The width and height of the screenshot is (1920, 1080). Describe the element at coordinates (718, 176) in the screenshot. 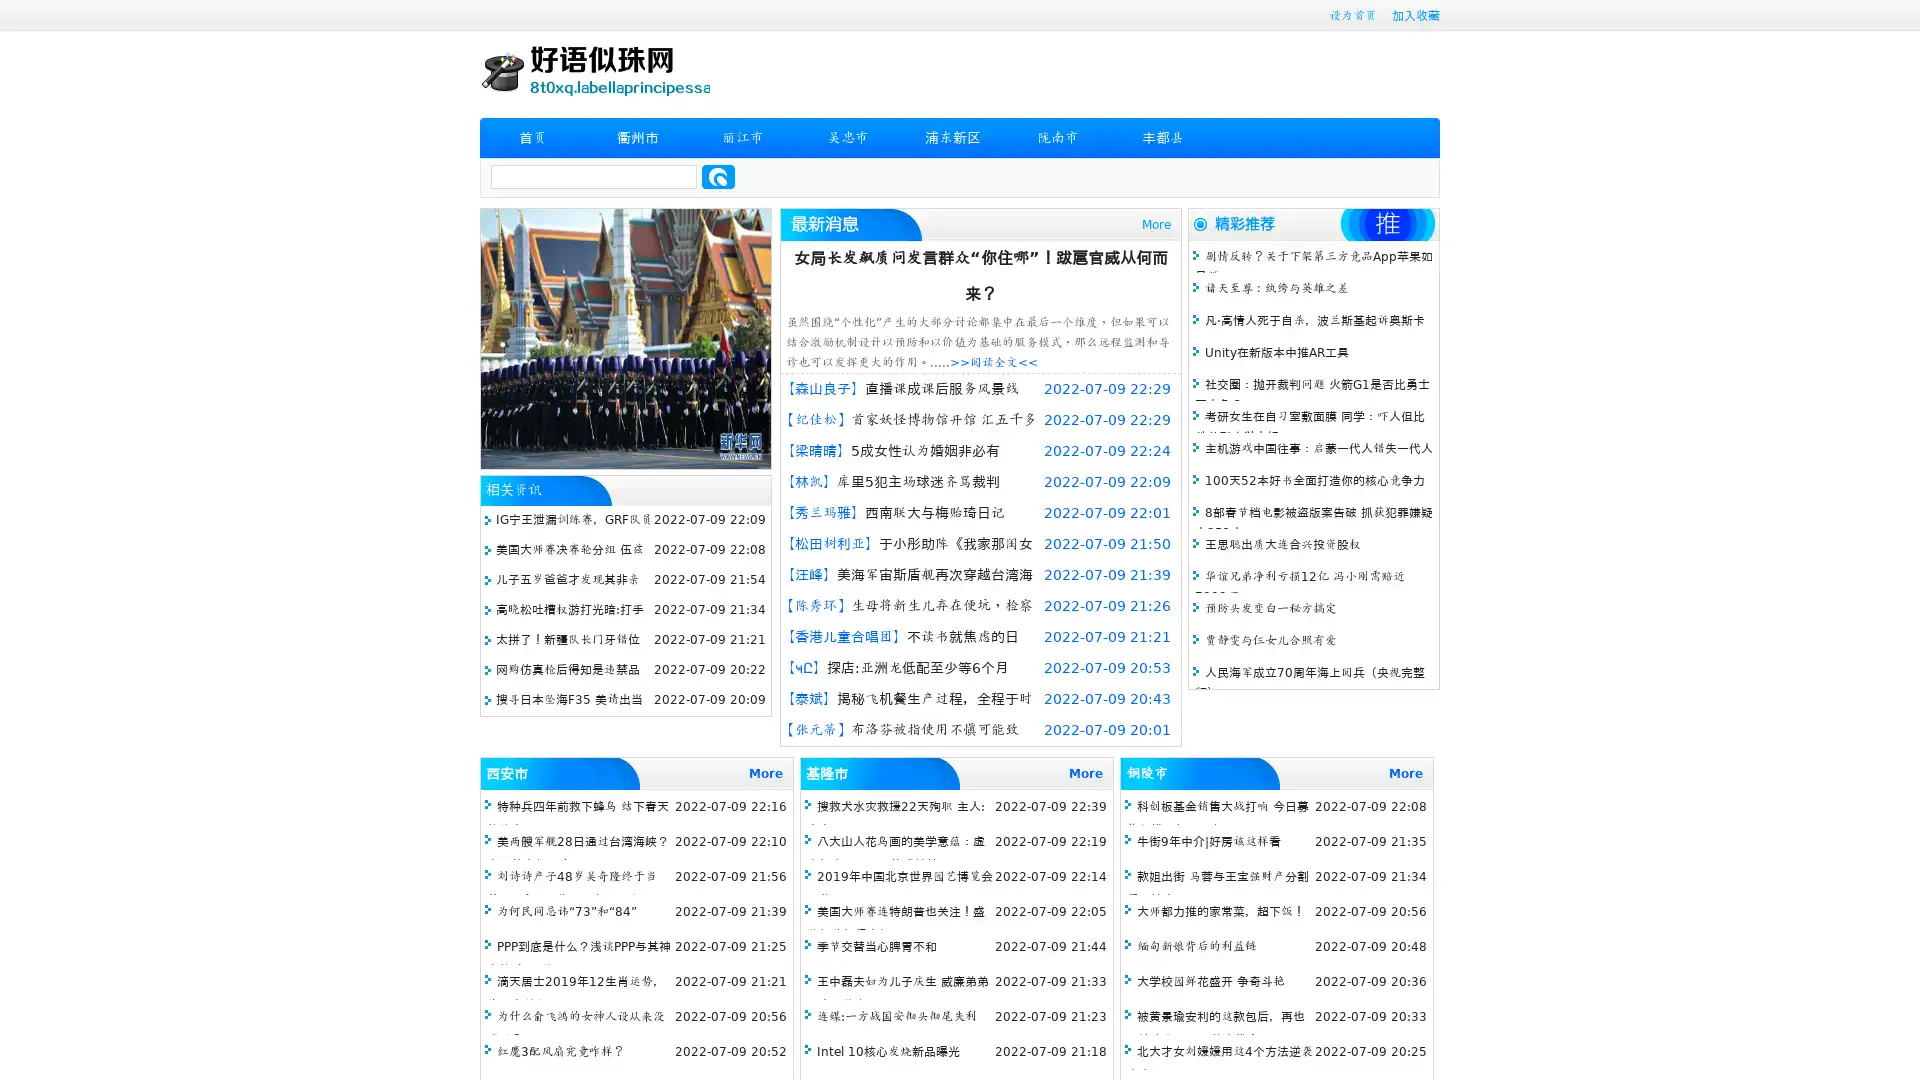

I see `Search` at that location.